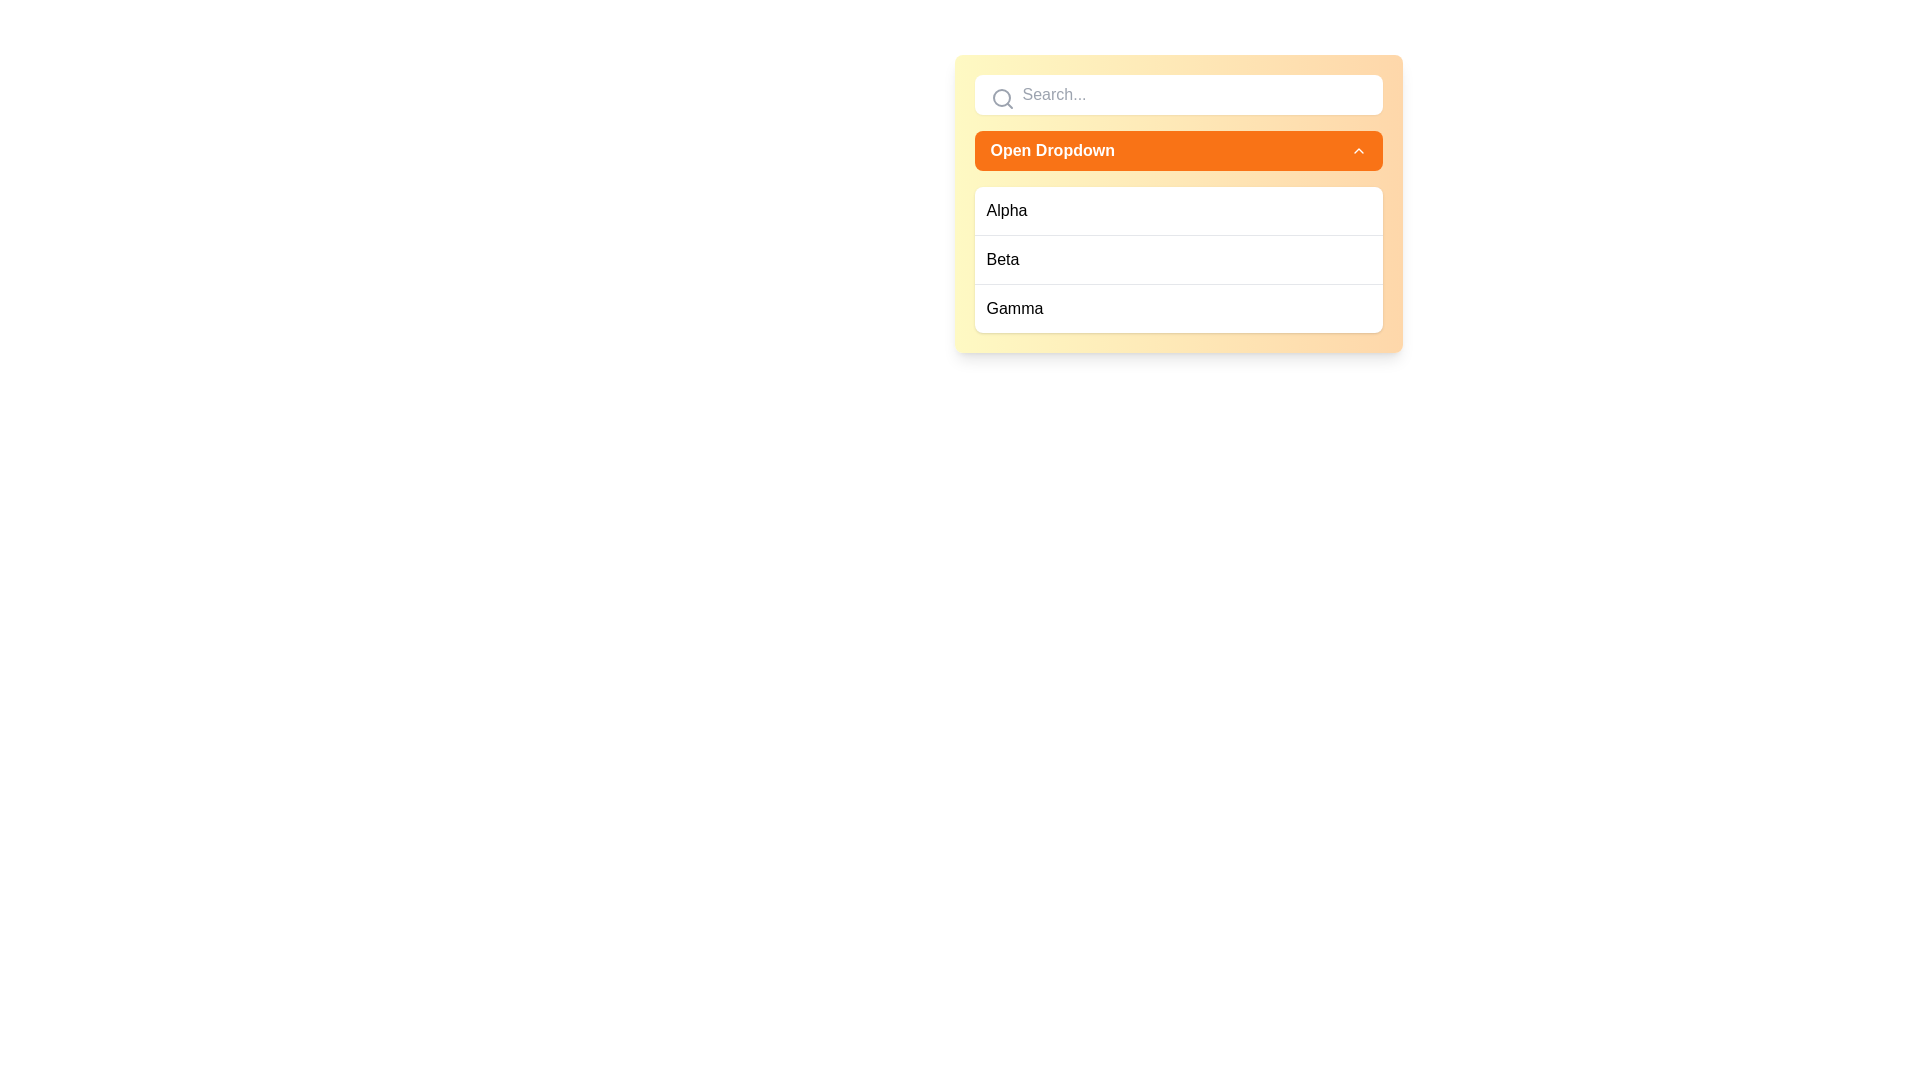 The height and width of the screenshot is (1080, 1920). I want to click on the list item labeled 'Alpha' within the white dropdown menu, which is the first item in a three-item list under the 'Open Dropdown' button, so click(1178, 204).